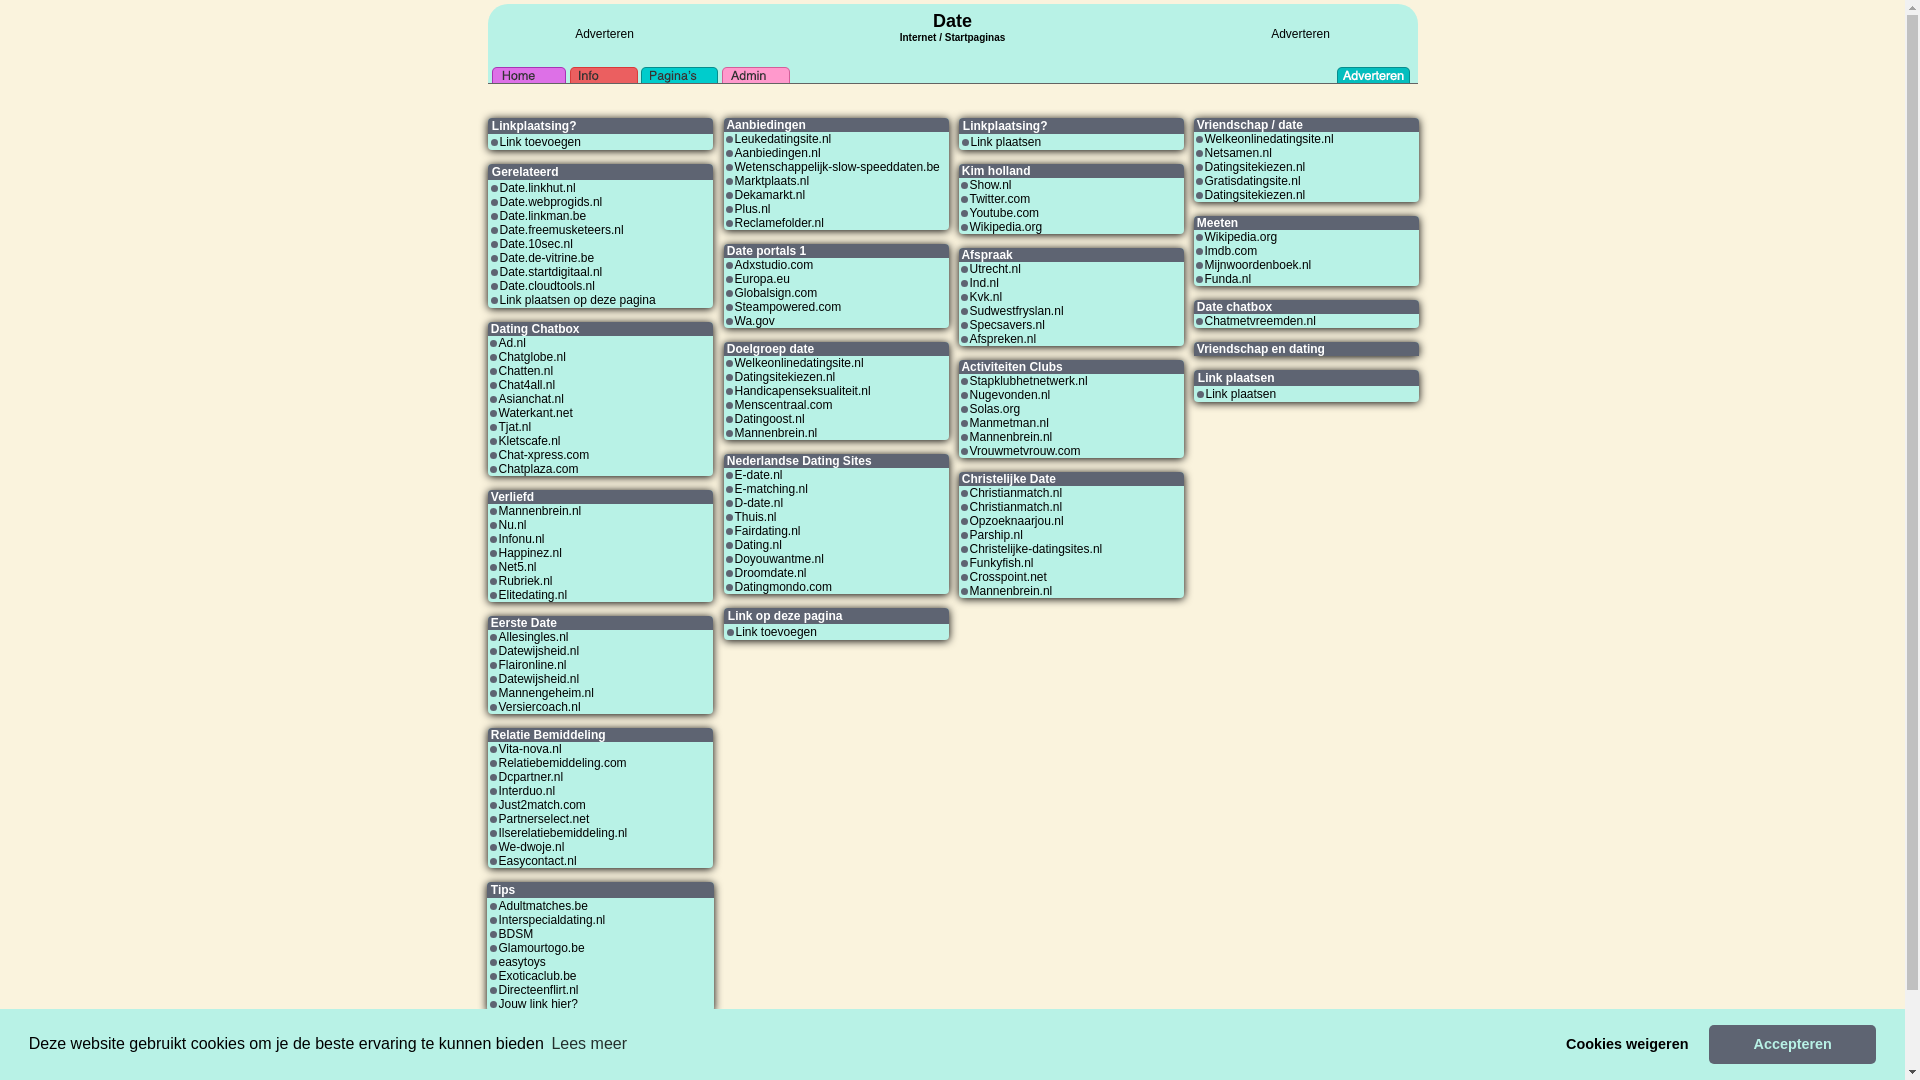 Image resolution: width=1920 pixels, height=1080 pixels. Describe the element at coordinates (1008, 577) in the screenshot. I see `'Crosspoint.net'` at that location.